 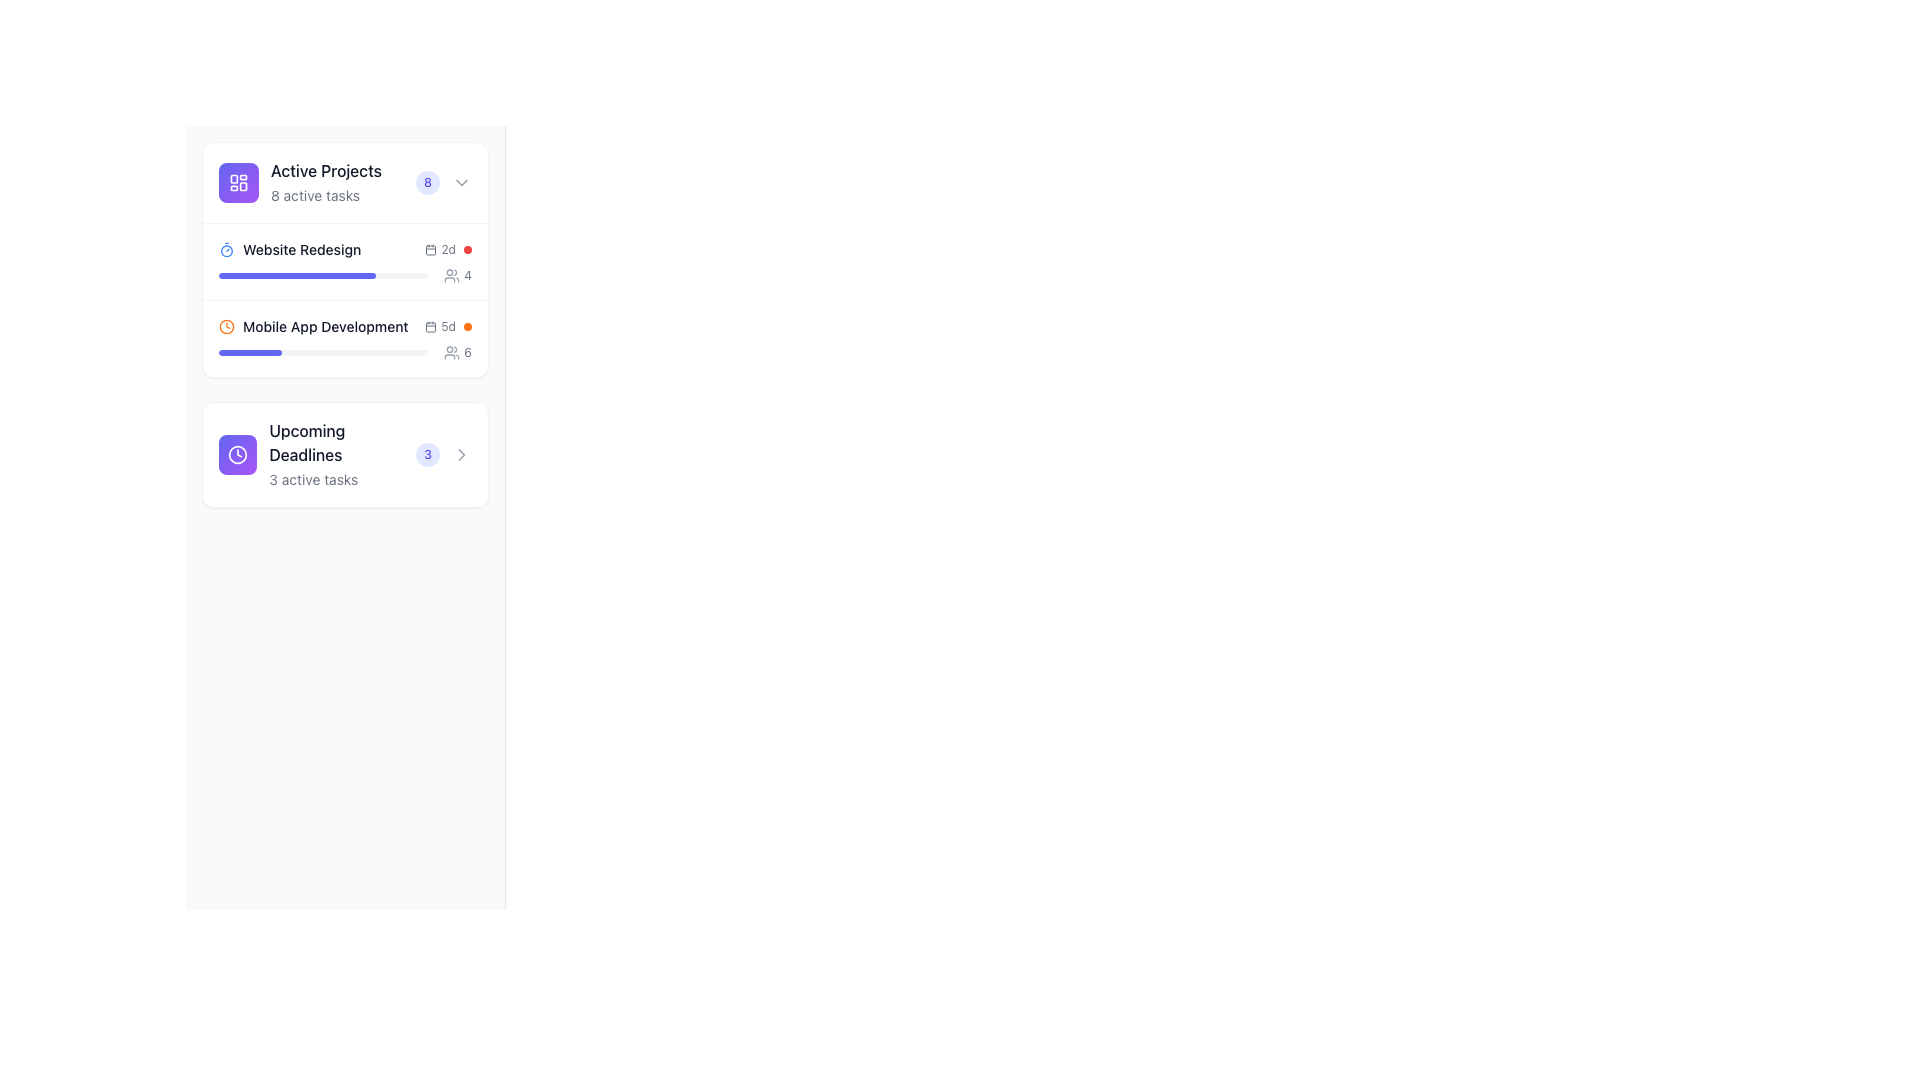 What do you see at coordinates (296, 276) in the screenshot?
I see `the horizontal blue progress bar within the 'Website Redesign' section of 'Active Projects'` at bounding box center [296, 276].